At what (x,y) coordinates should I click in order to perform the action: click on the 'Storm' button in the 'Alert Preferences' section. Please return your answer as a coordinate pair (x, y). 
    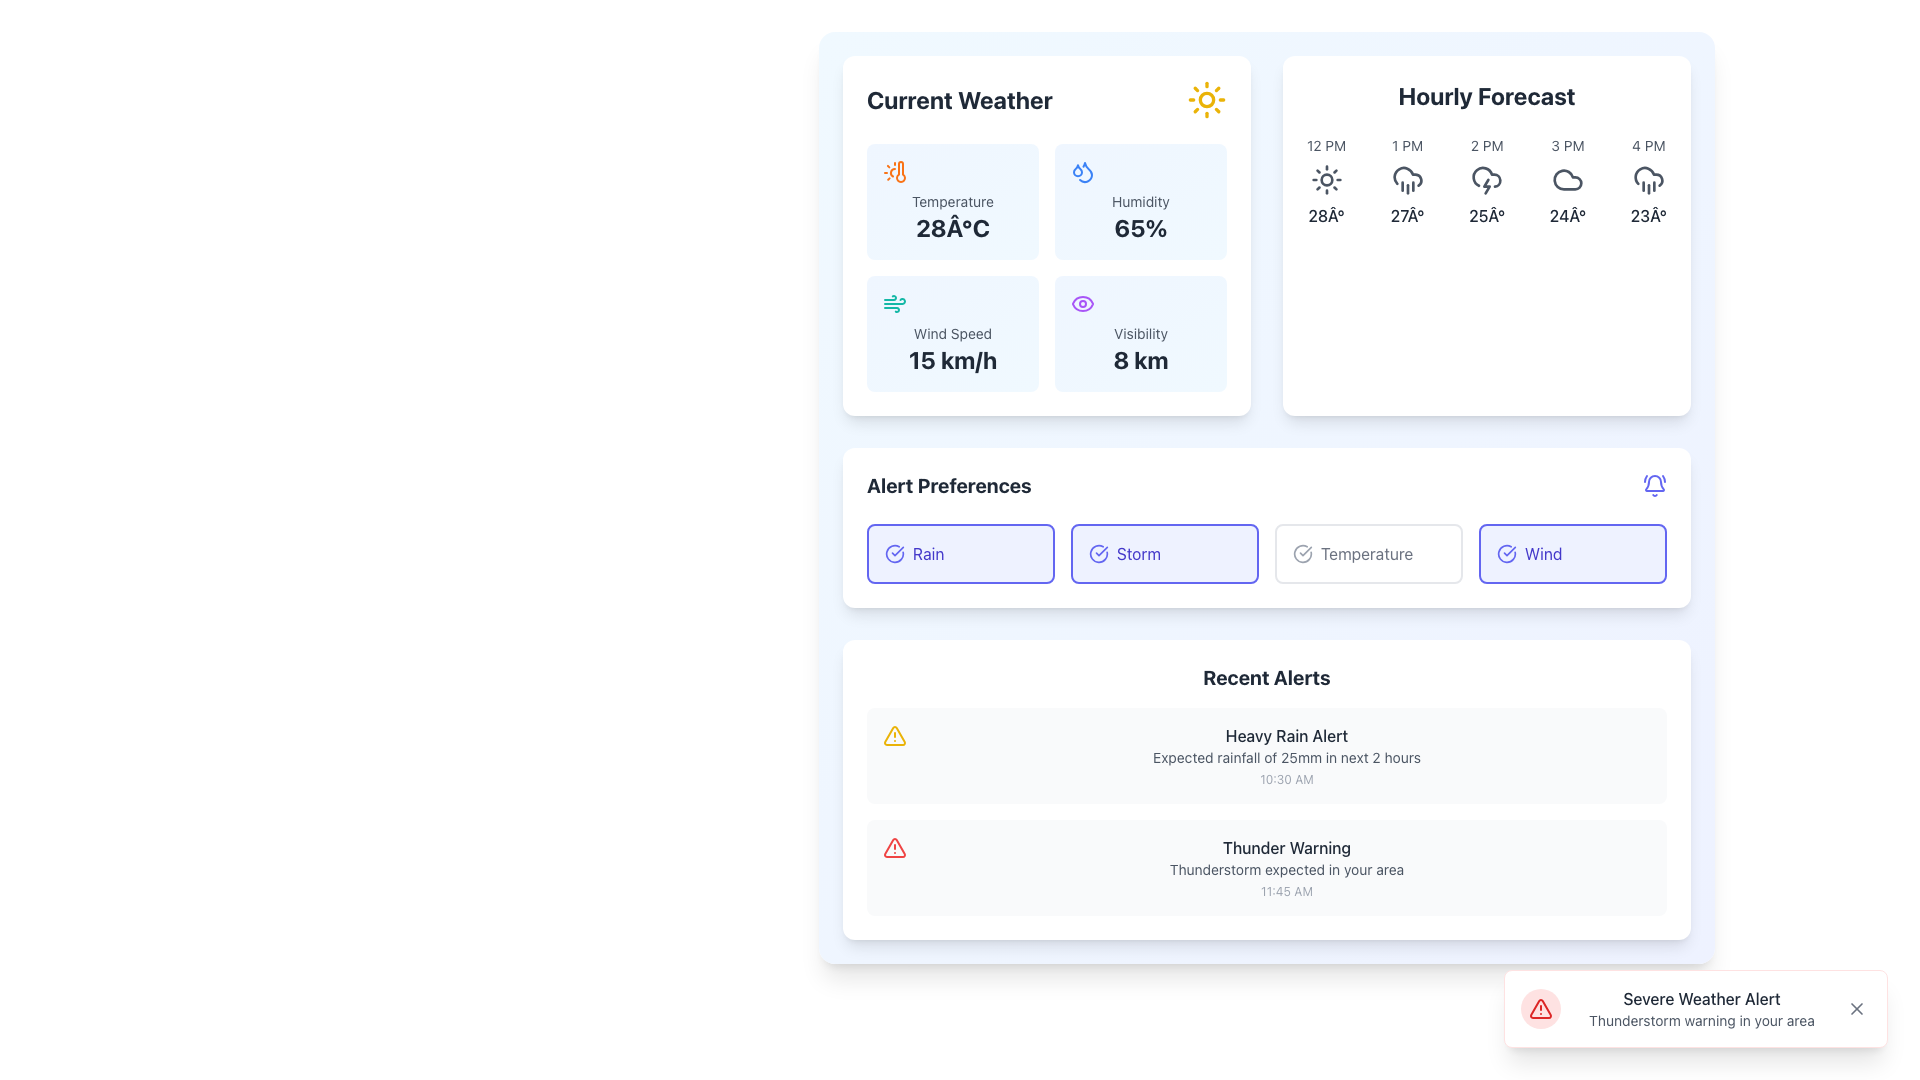
    Looking at the image, I should click on (1165, 554).